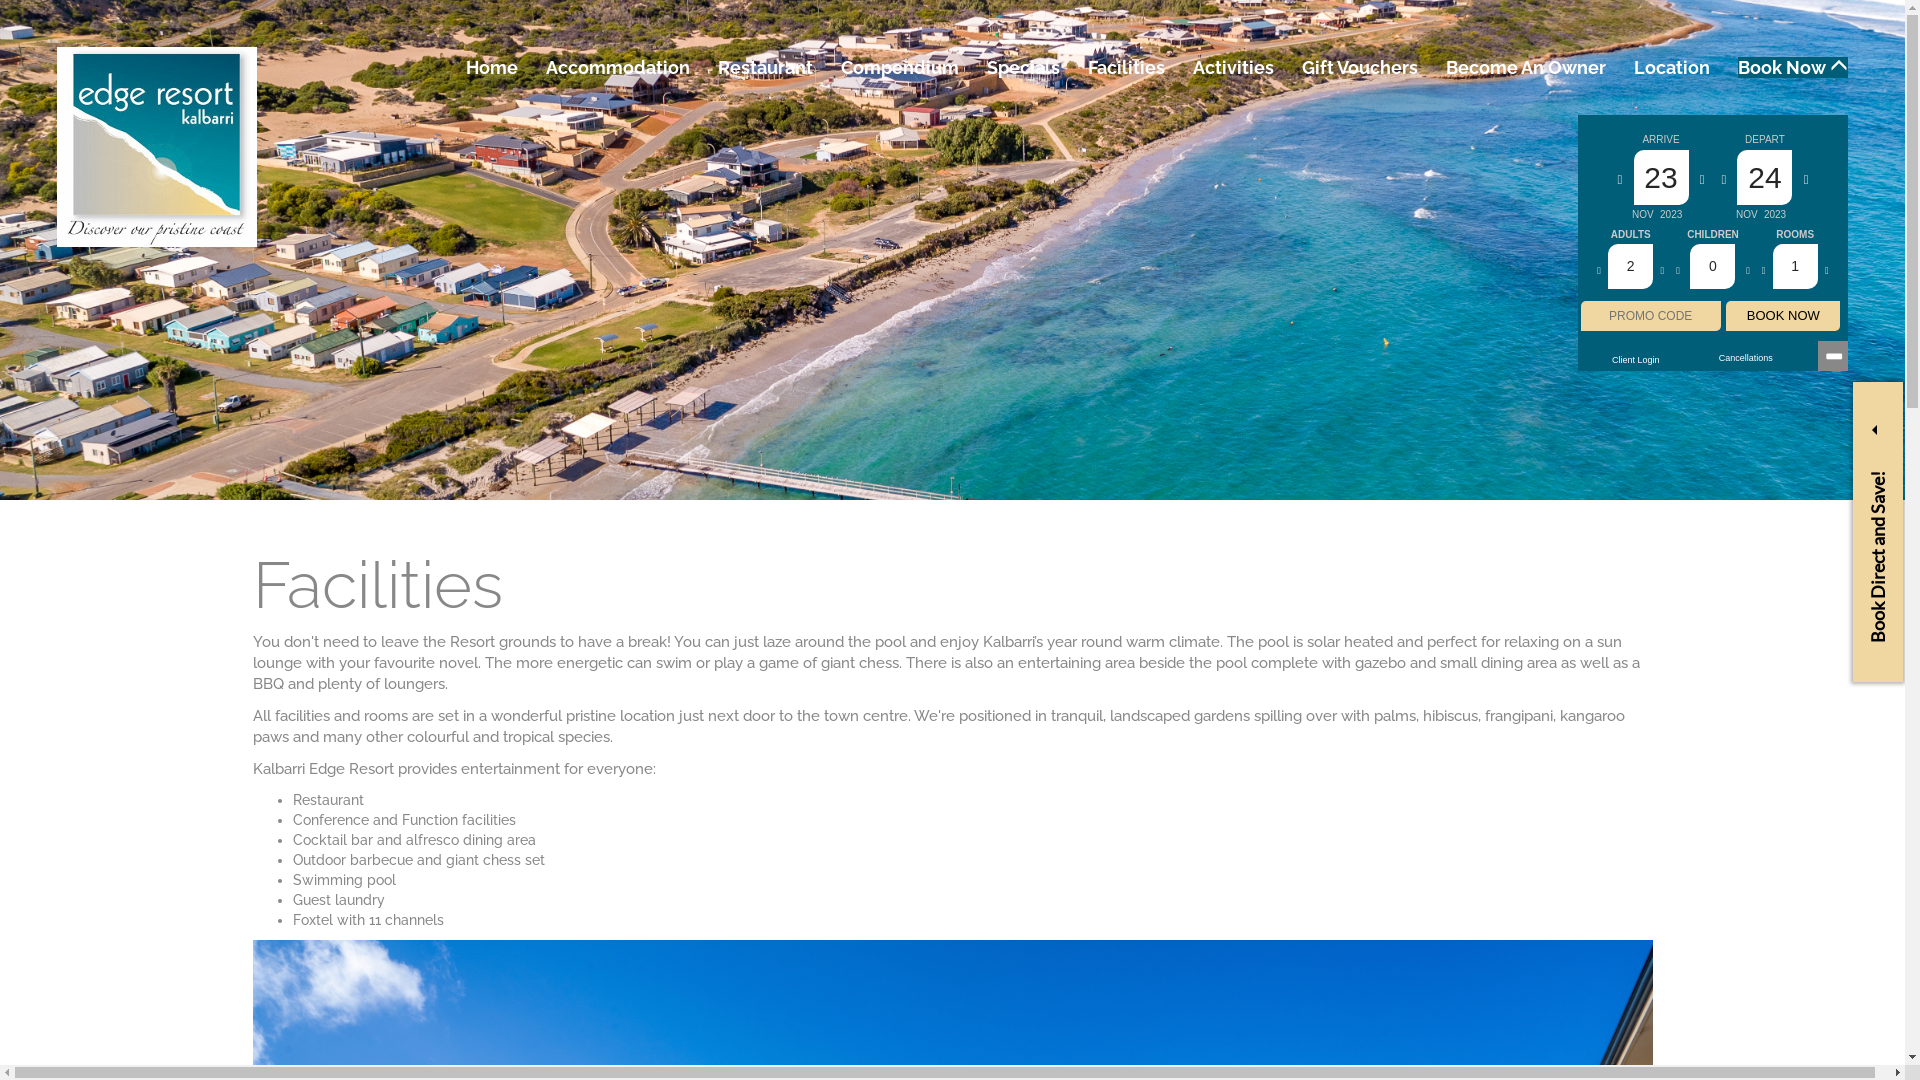 The width and height of the screenshot is (1920, 1080). Describe the element at coordinates (1023, 66) in the screenshot. I see `'Specials'` at that location.